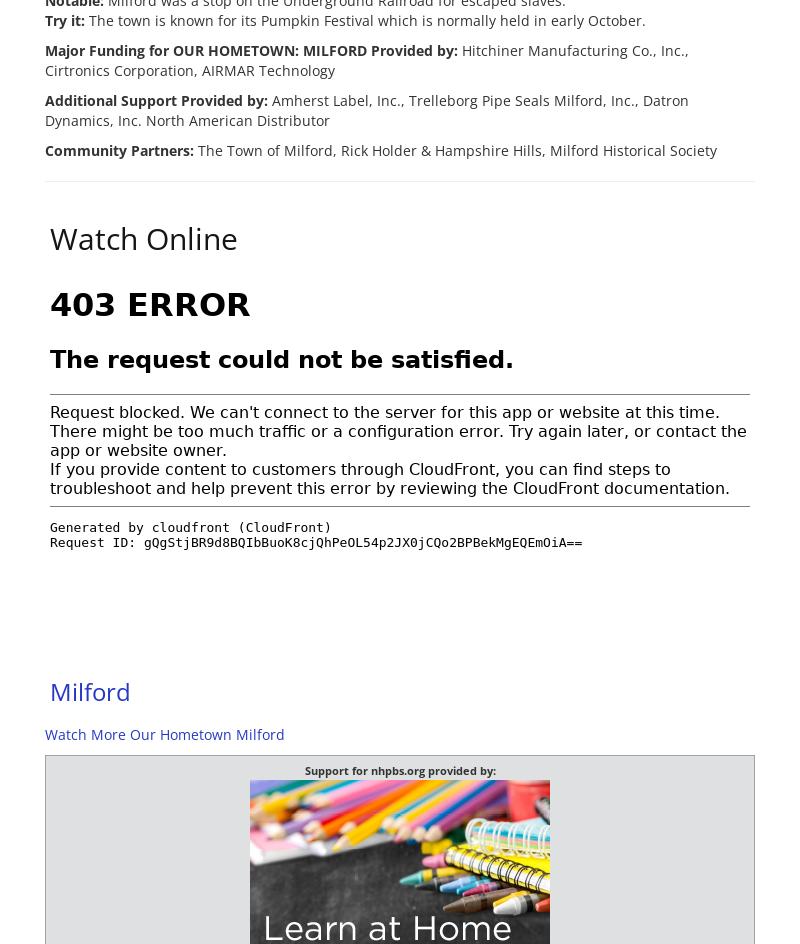  What do you see at coordinates (144, 237) in the screenshot?
I see `'Watch Online'` at bounding box center [144, 237].